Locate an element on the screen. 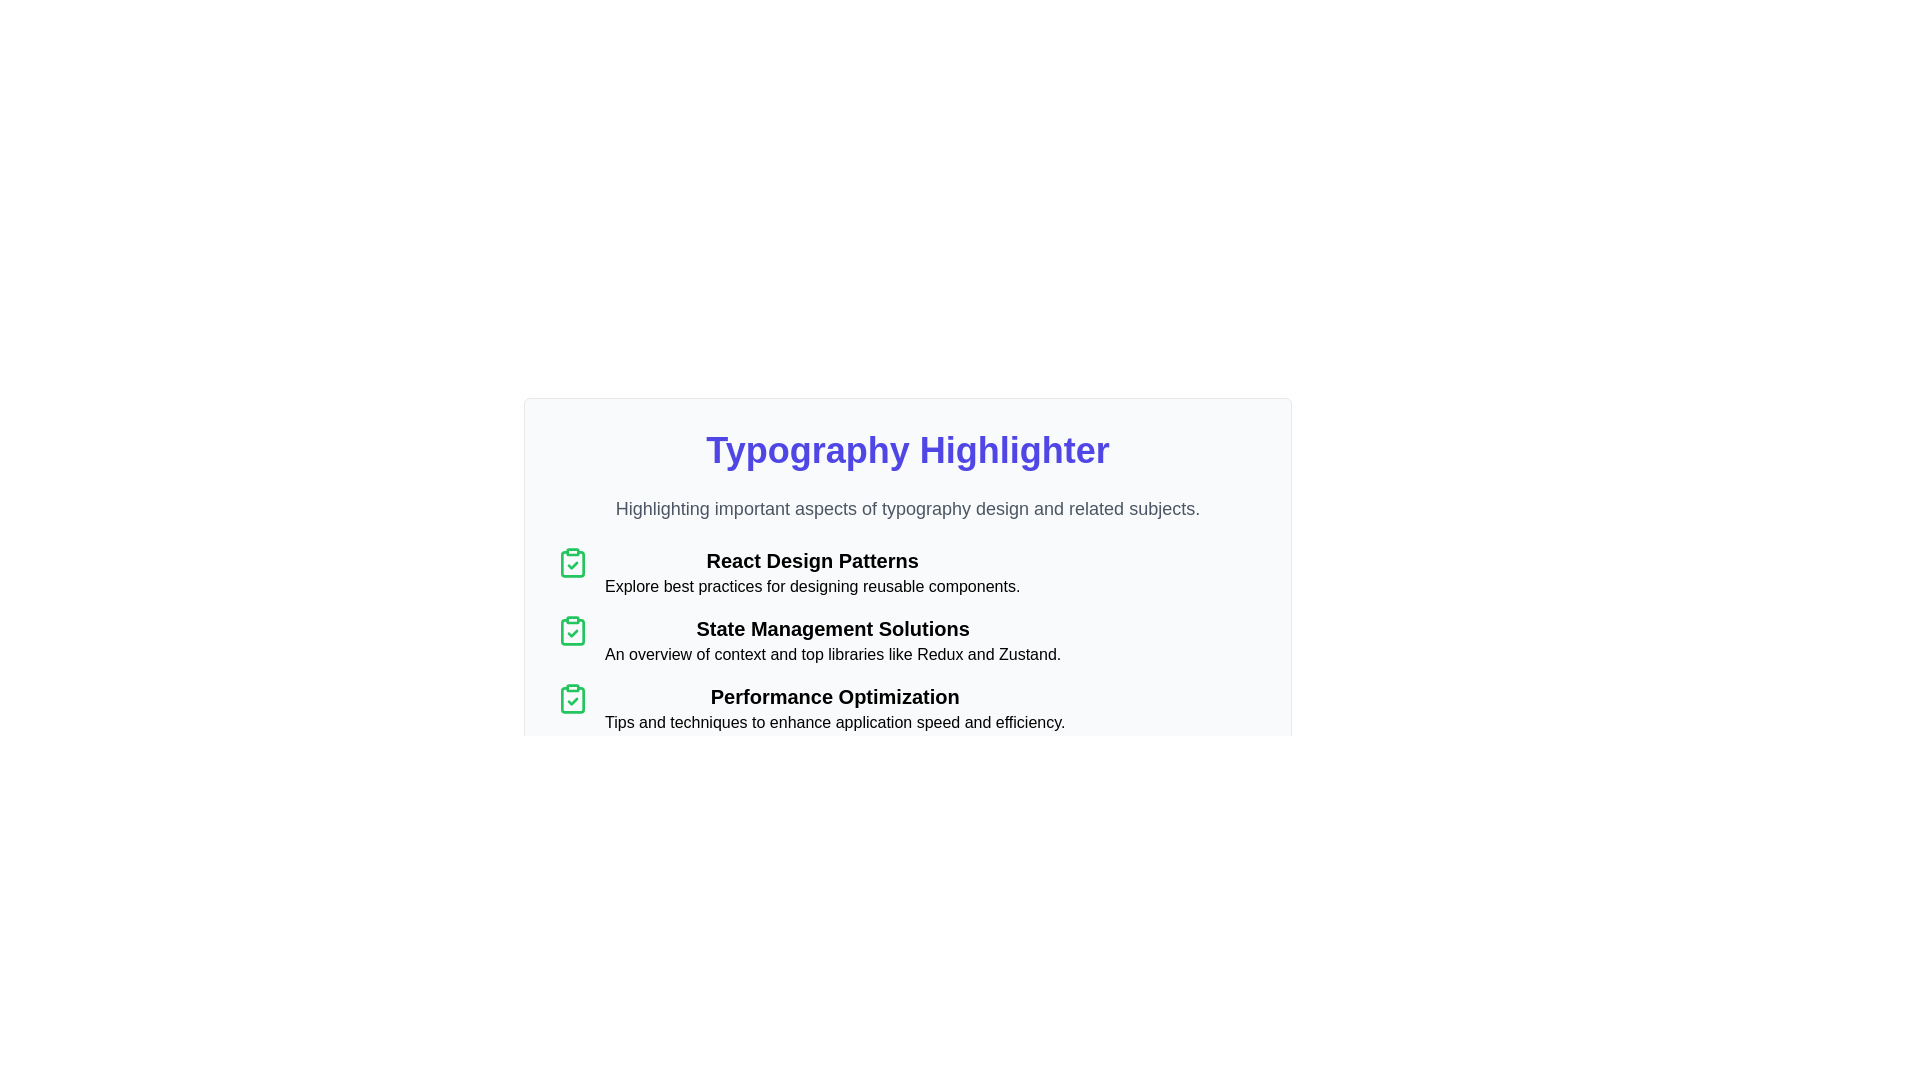 This screenshot has height=1080, width=1920. the 'Performance Optimization' text description block, which features two lines of text, with the first line in emphasized font and positioned below the 'State Management Solutions' section is located at coordinates (835, 708).